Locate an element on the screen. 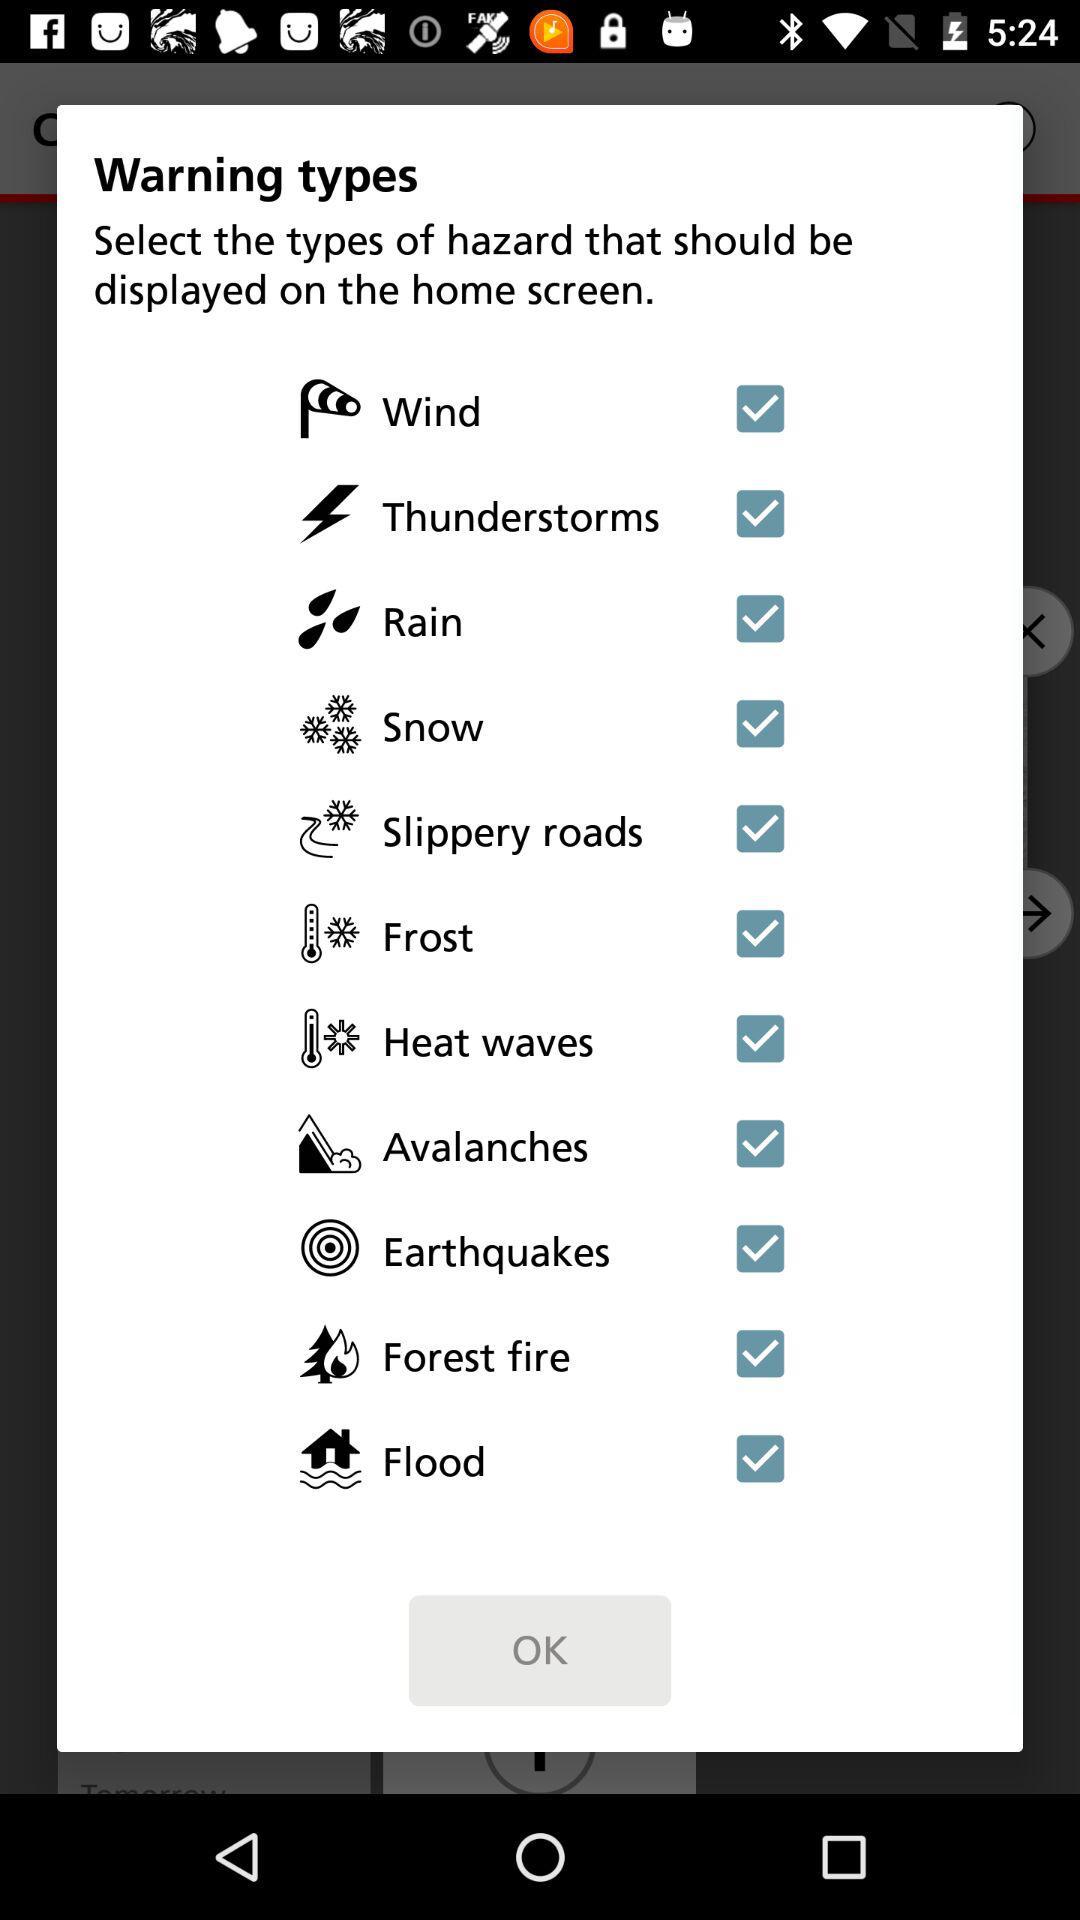  meteoswiss is located at coordinates (760, 617).